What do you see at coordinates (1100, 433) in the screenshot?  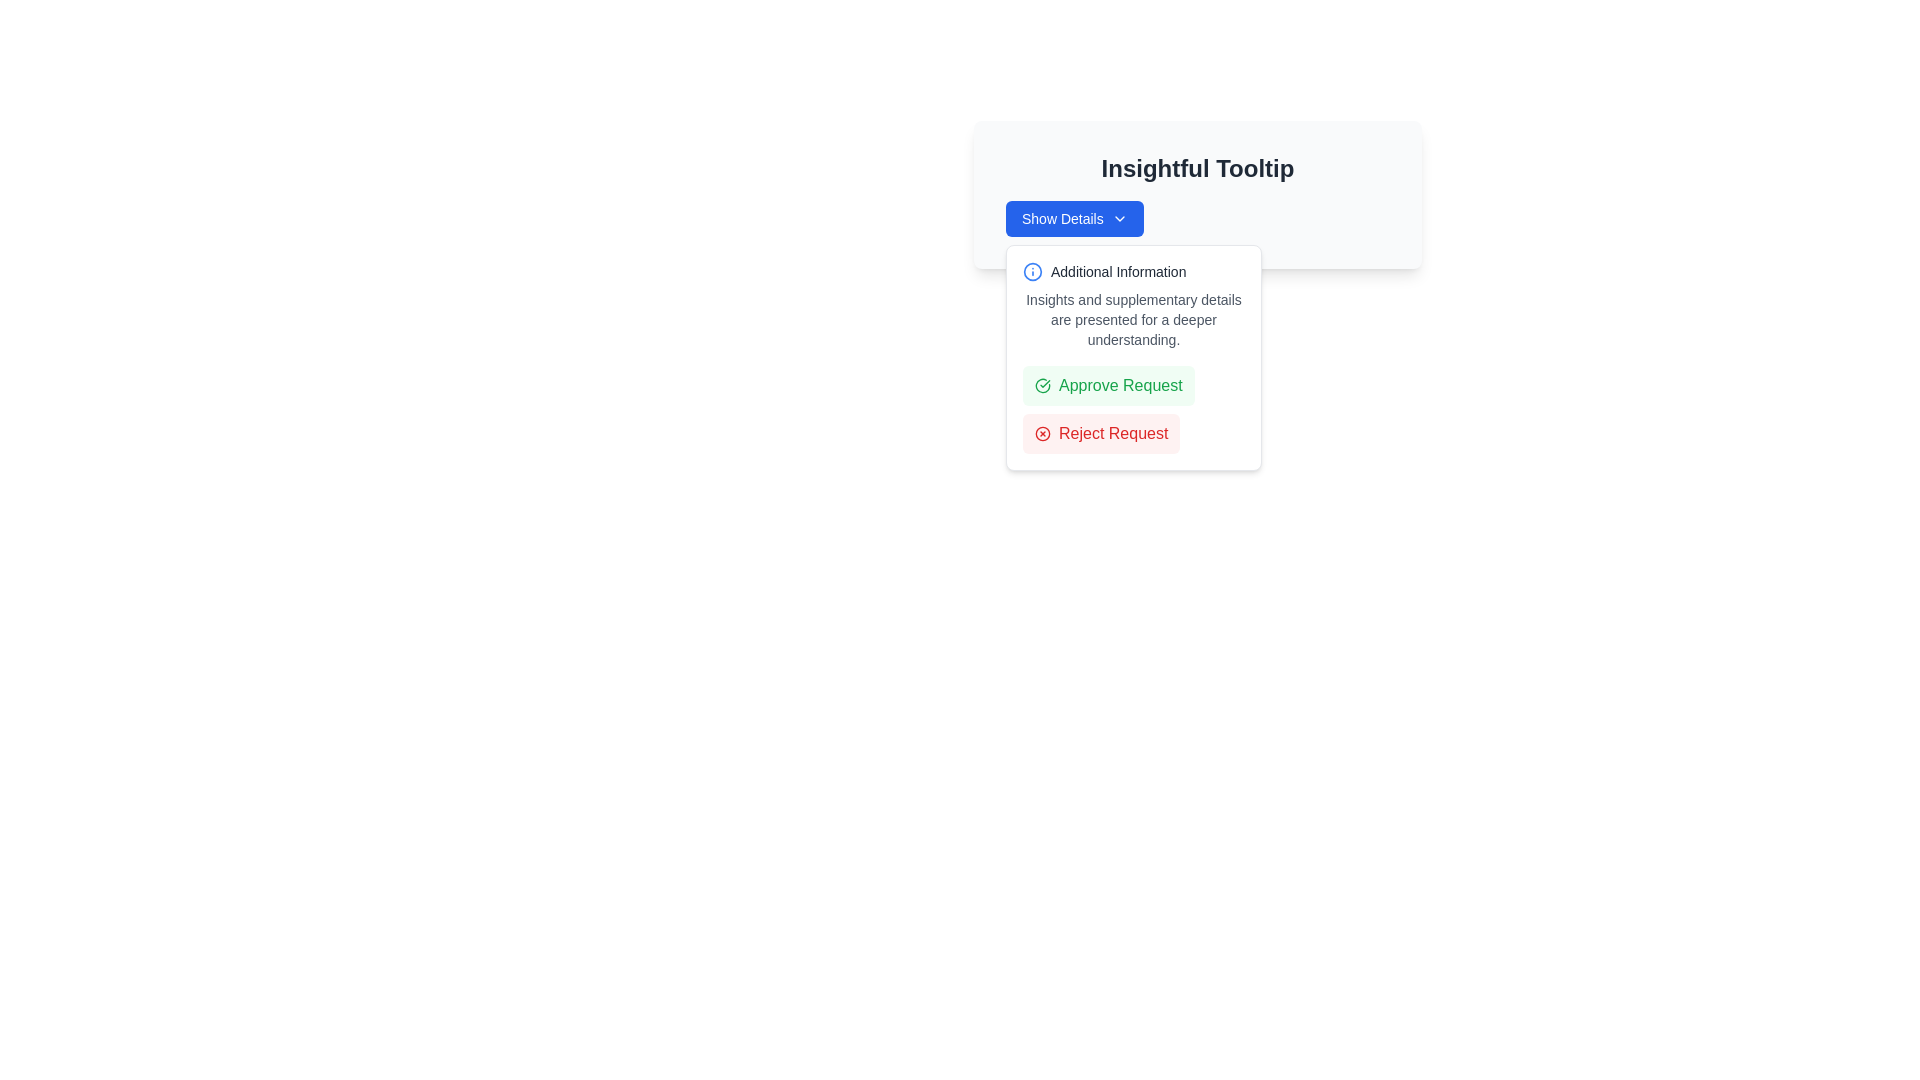 I see `the 'Reject Request' button with red text and an 'X' icon` at bounding box center [1100, 433].